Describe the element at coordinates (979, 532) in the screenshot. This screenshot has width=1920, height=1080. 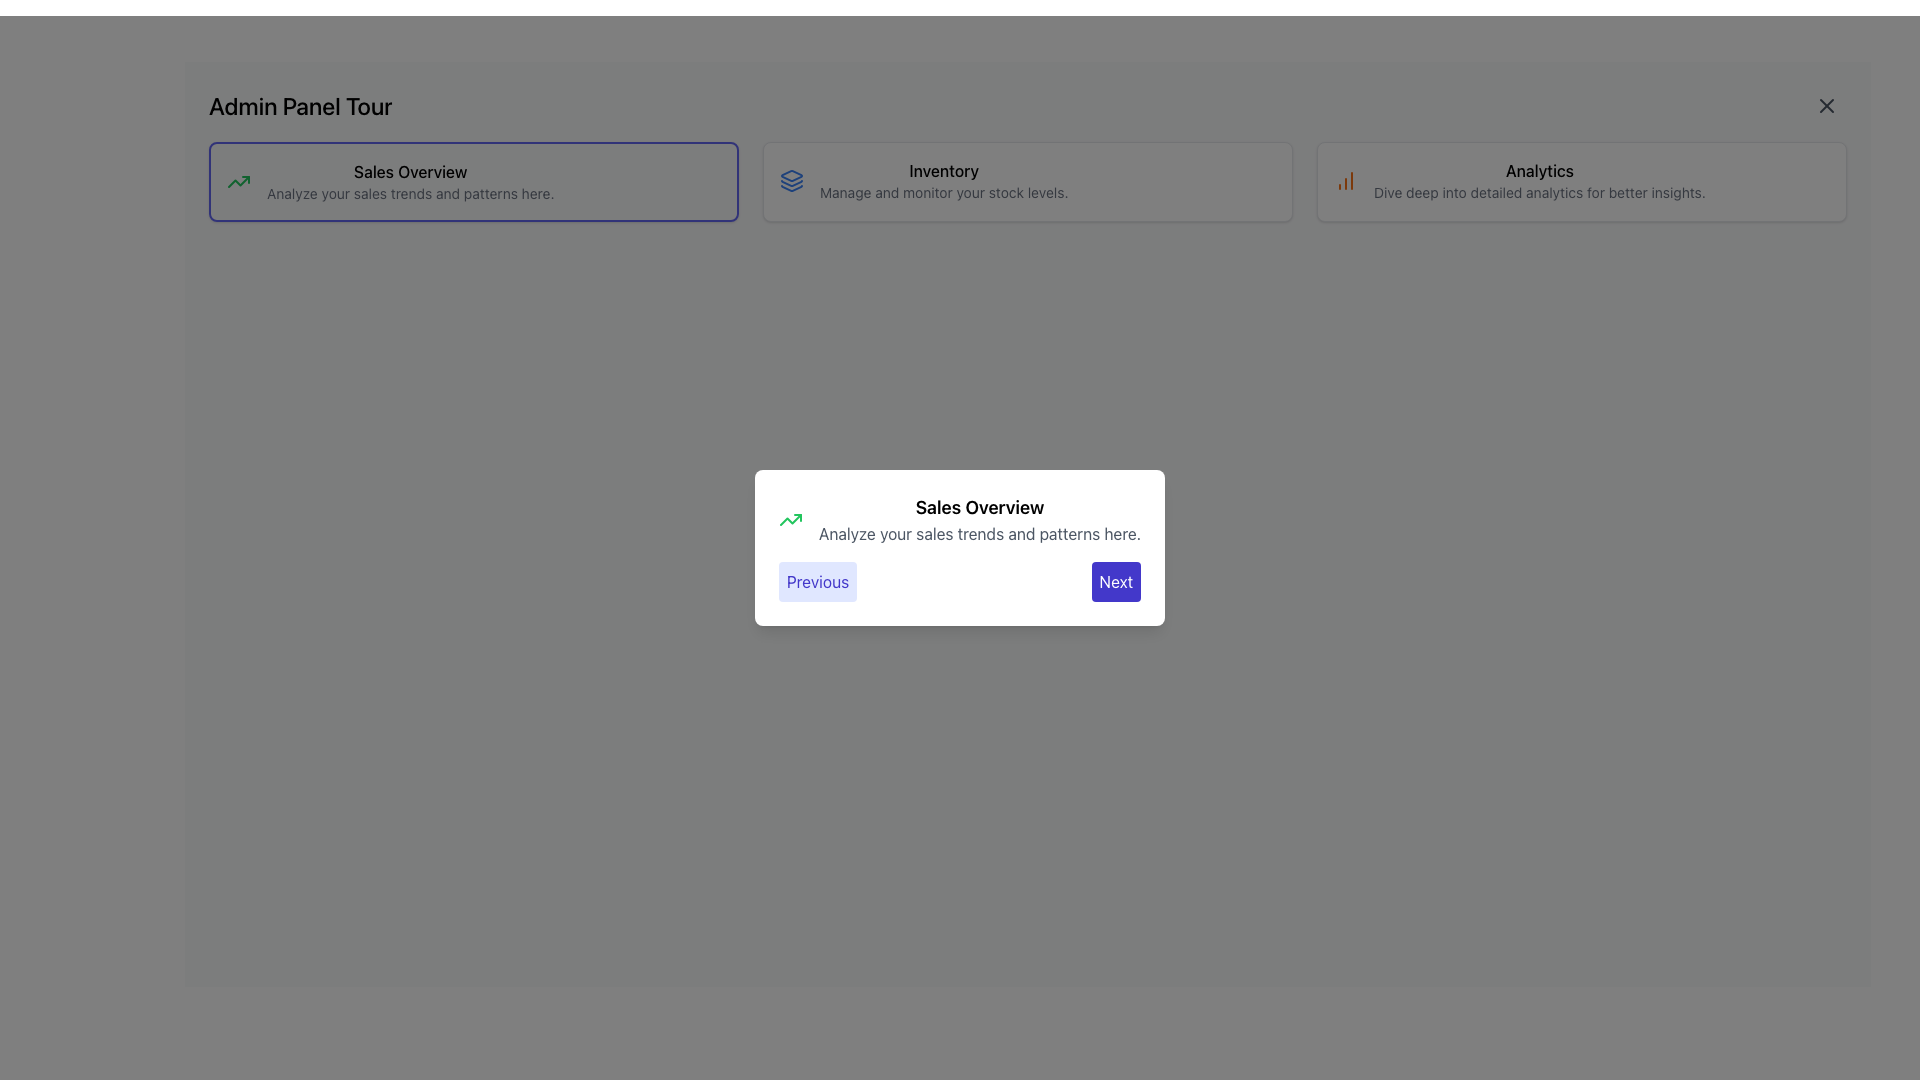
I see `the text label displaying 'Analyze your sales trends and patterns here.' which is located below the 'Sales Overview' title in the modal box` at that location.